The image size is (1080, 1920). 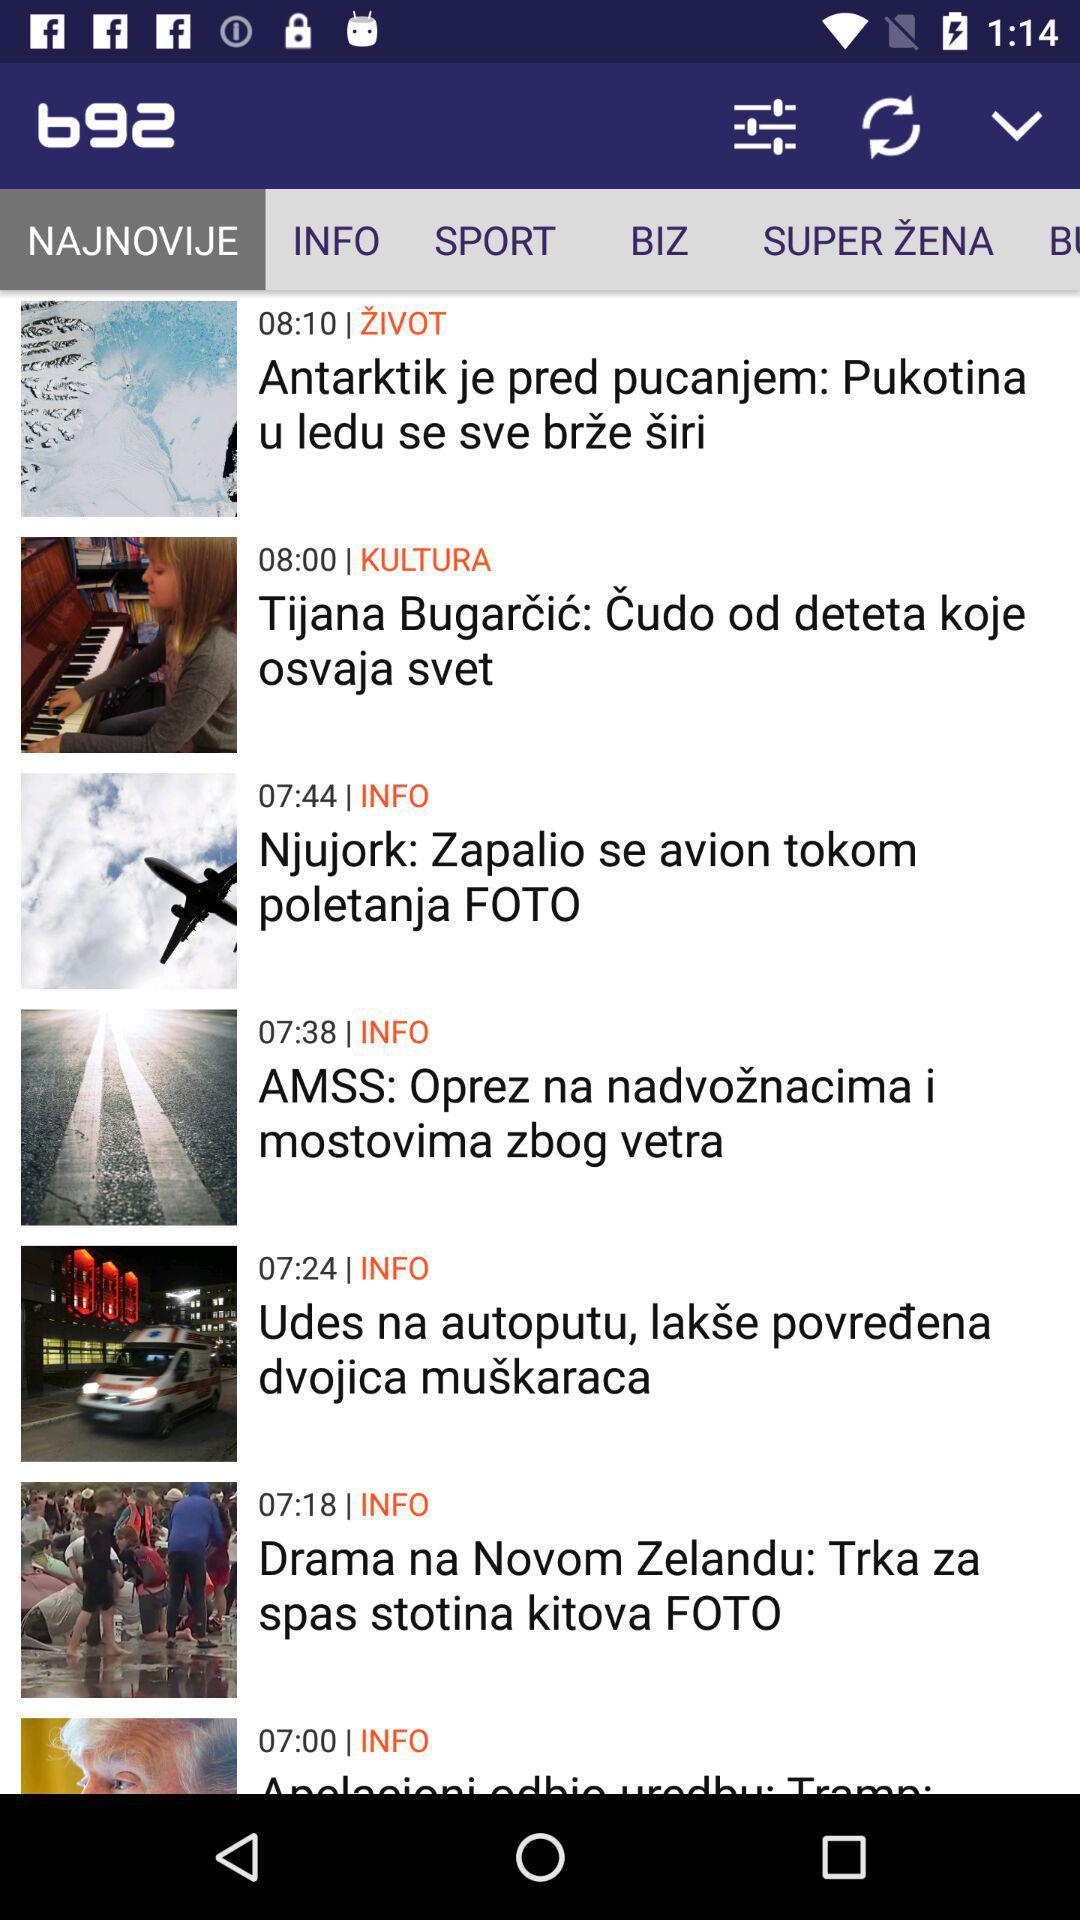 I want to click on the icon to the right of 08:00 |  item, so click(x=424, y=558).